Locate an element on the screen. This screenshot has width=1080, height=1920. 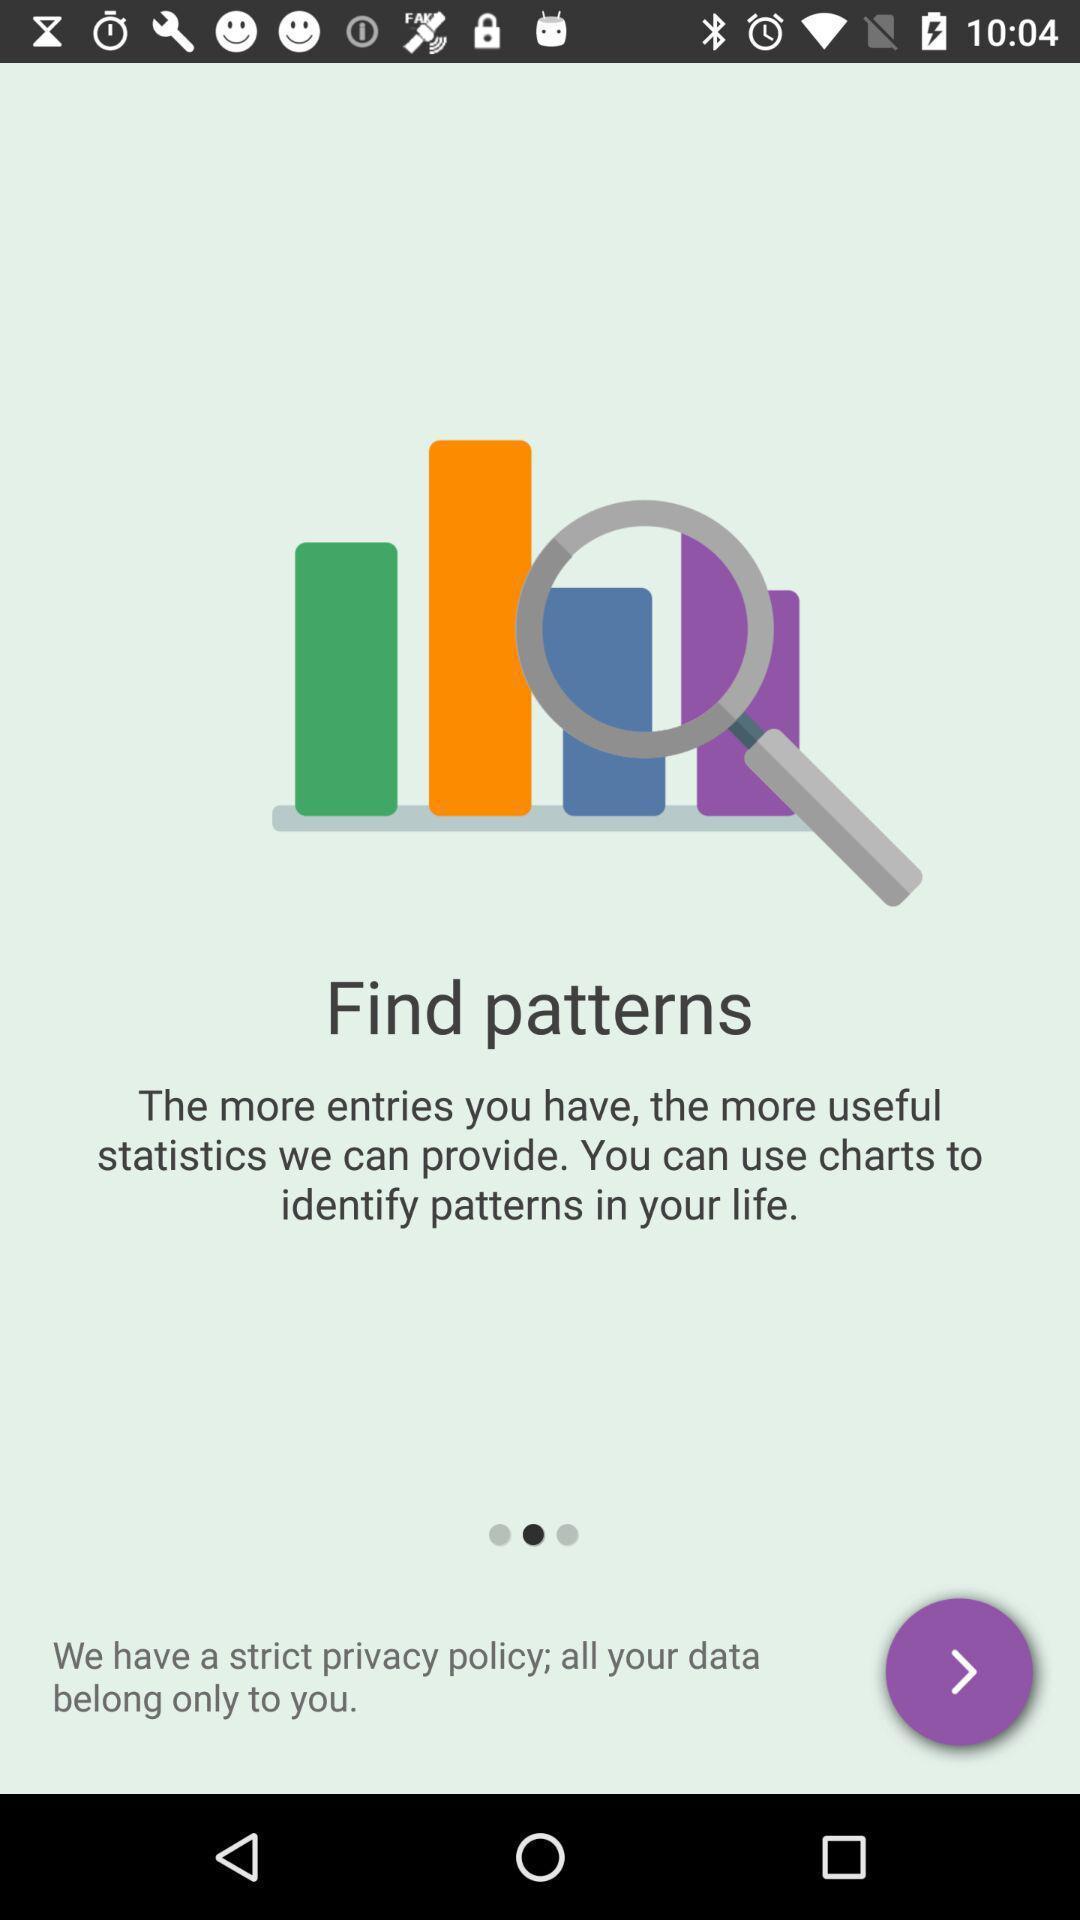
icon to the right of the we have a item is located at coordinates (960, 1675).